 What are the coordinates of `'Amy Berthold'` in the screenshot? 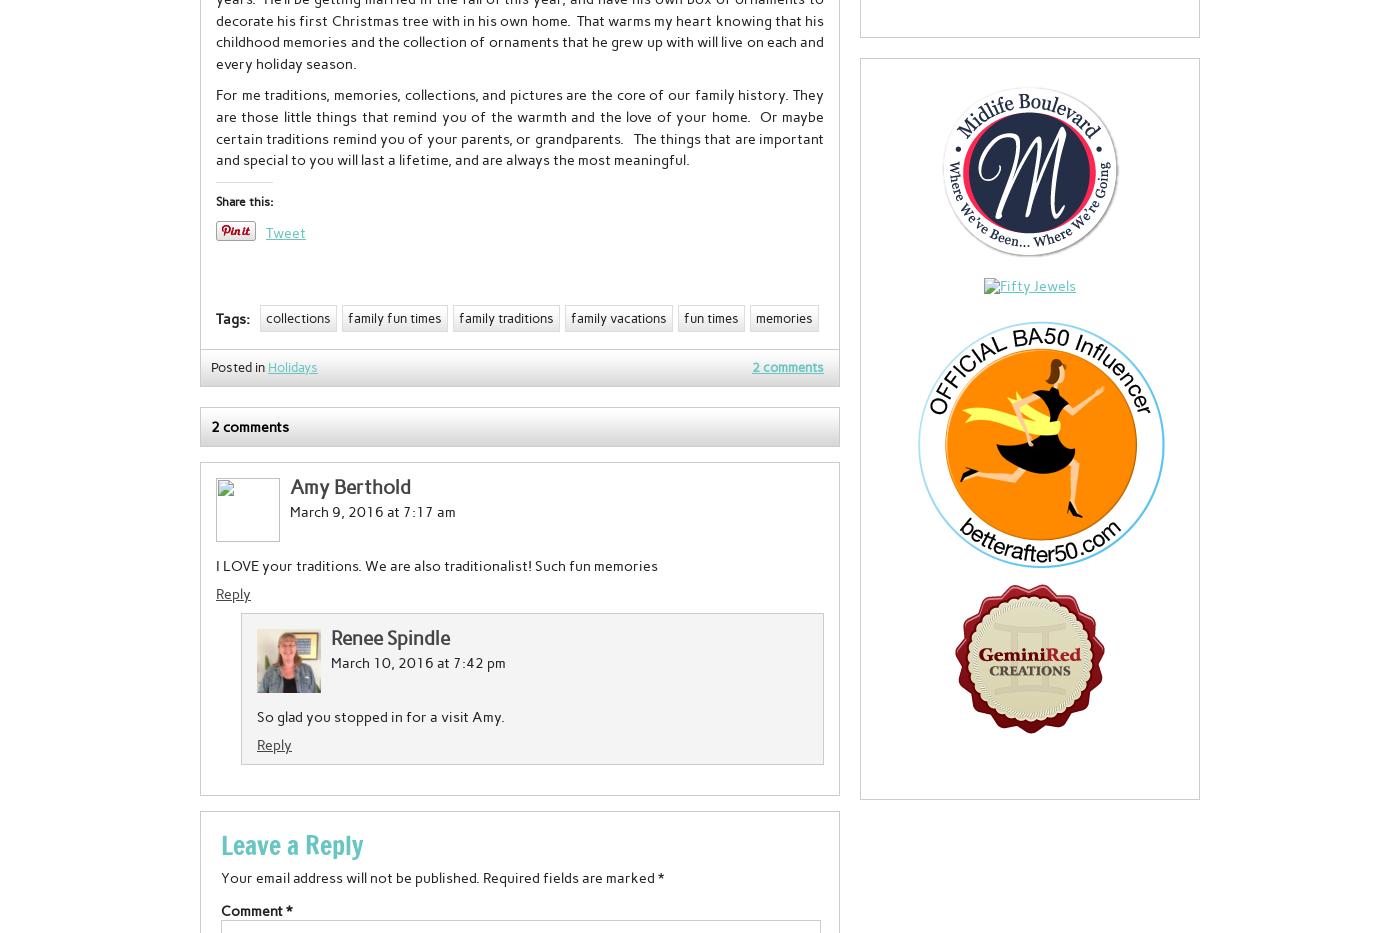 It's located at (350, 487).